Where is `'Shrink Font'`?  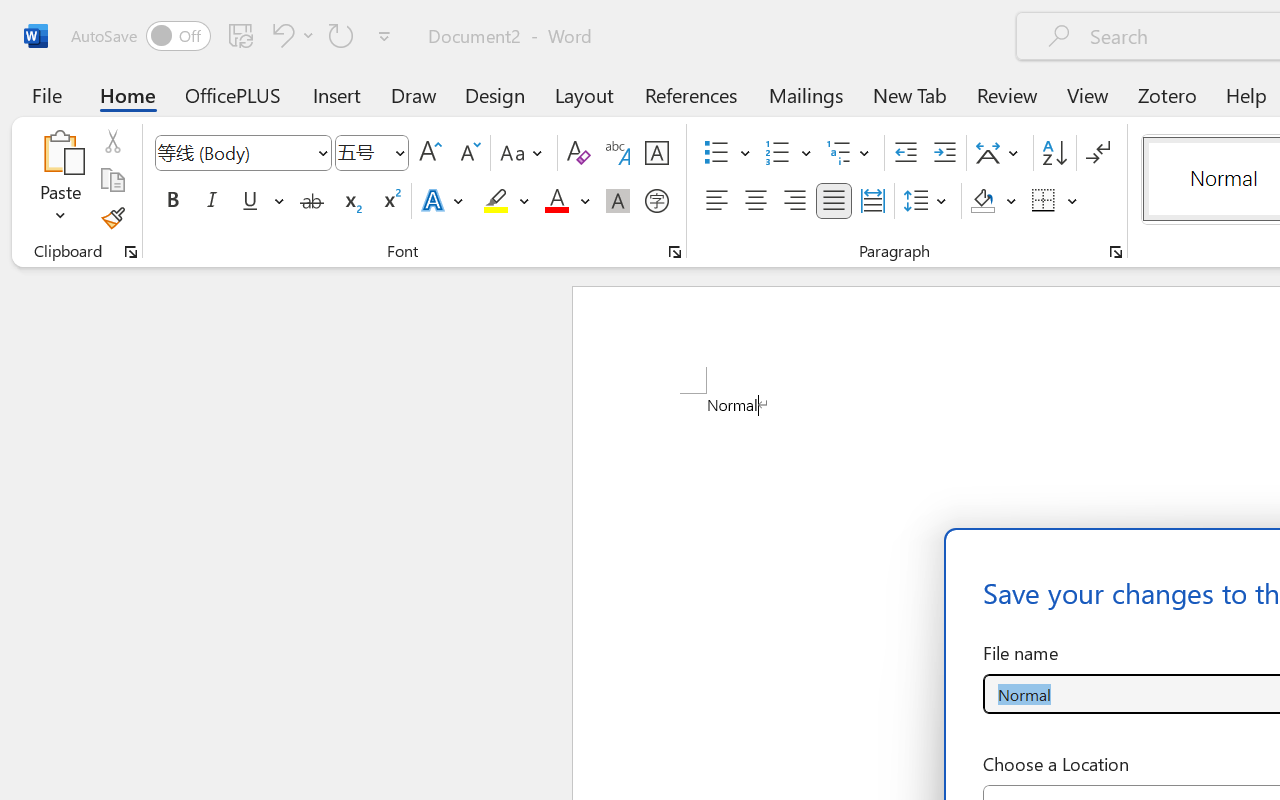 'Shrink Font' is located at coordinates (467, 153).